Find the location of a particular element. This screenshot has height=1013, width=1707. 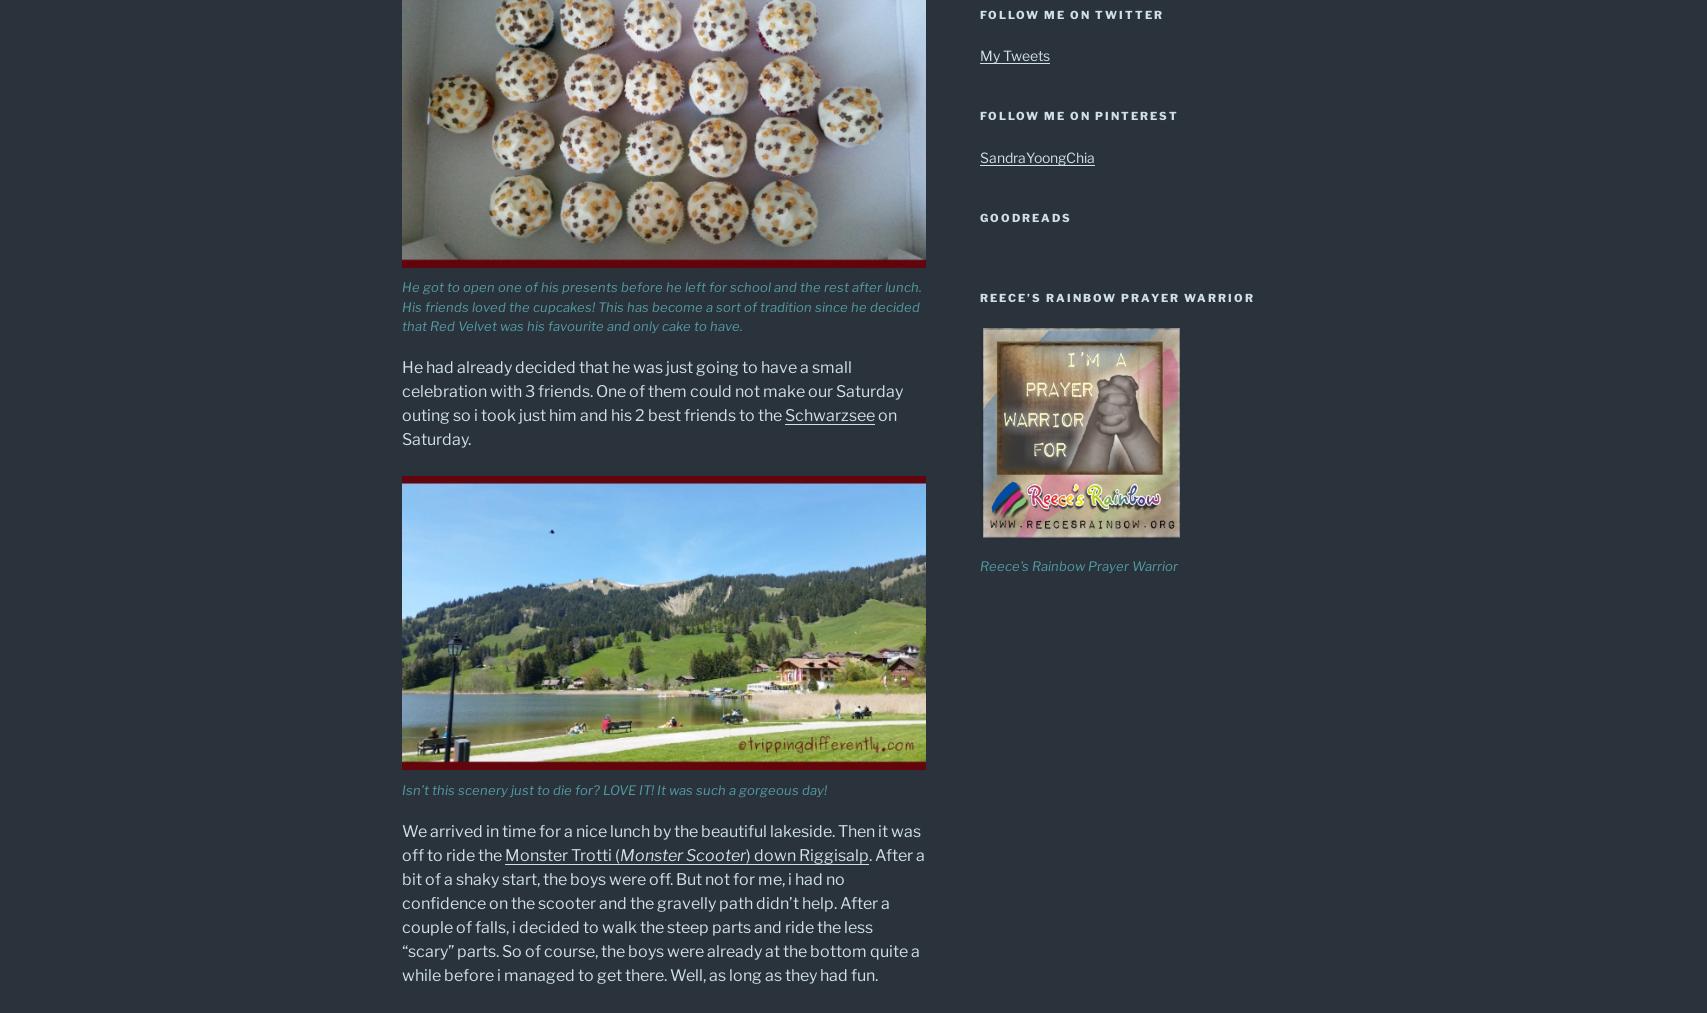

'Follow me on Pinterest' is located at coordinates (1078, 115).